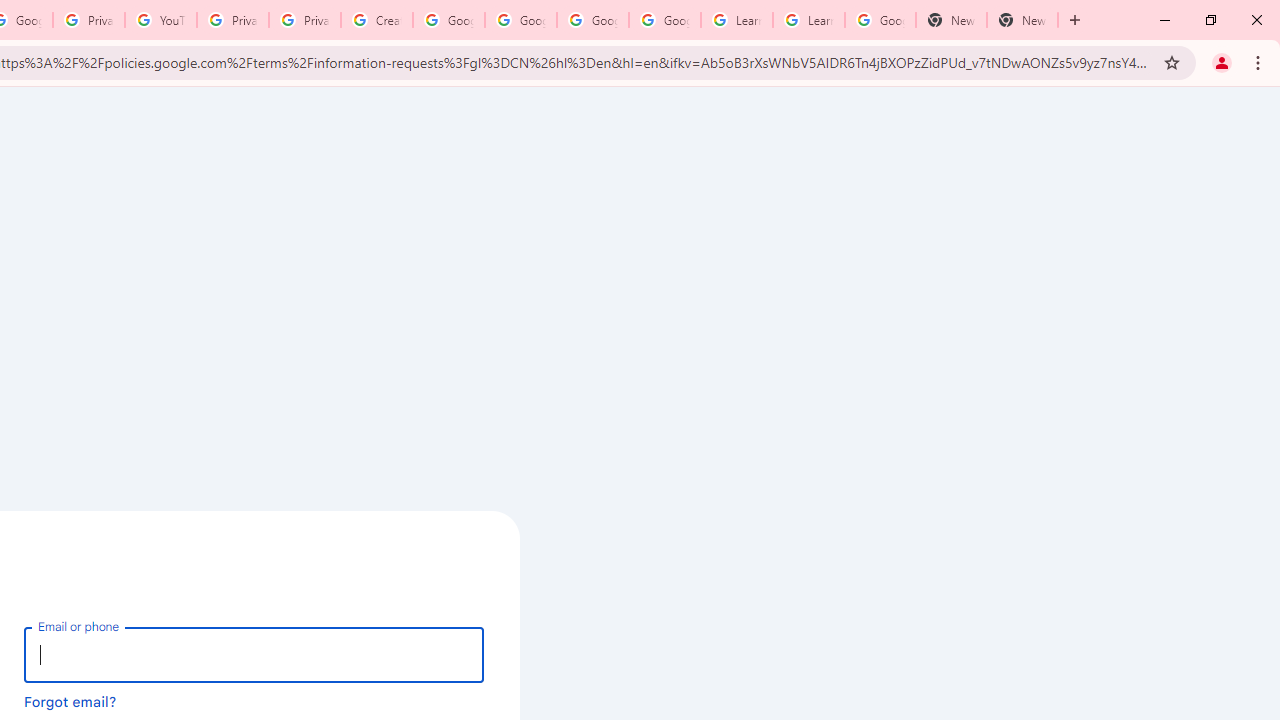 The width and height of the screenshot is (1280, 720). What do you see at coordinates (950, 20) in the screenshot?
I see `'New Tab'` at bounding box center [950, 20].